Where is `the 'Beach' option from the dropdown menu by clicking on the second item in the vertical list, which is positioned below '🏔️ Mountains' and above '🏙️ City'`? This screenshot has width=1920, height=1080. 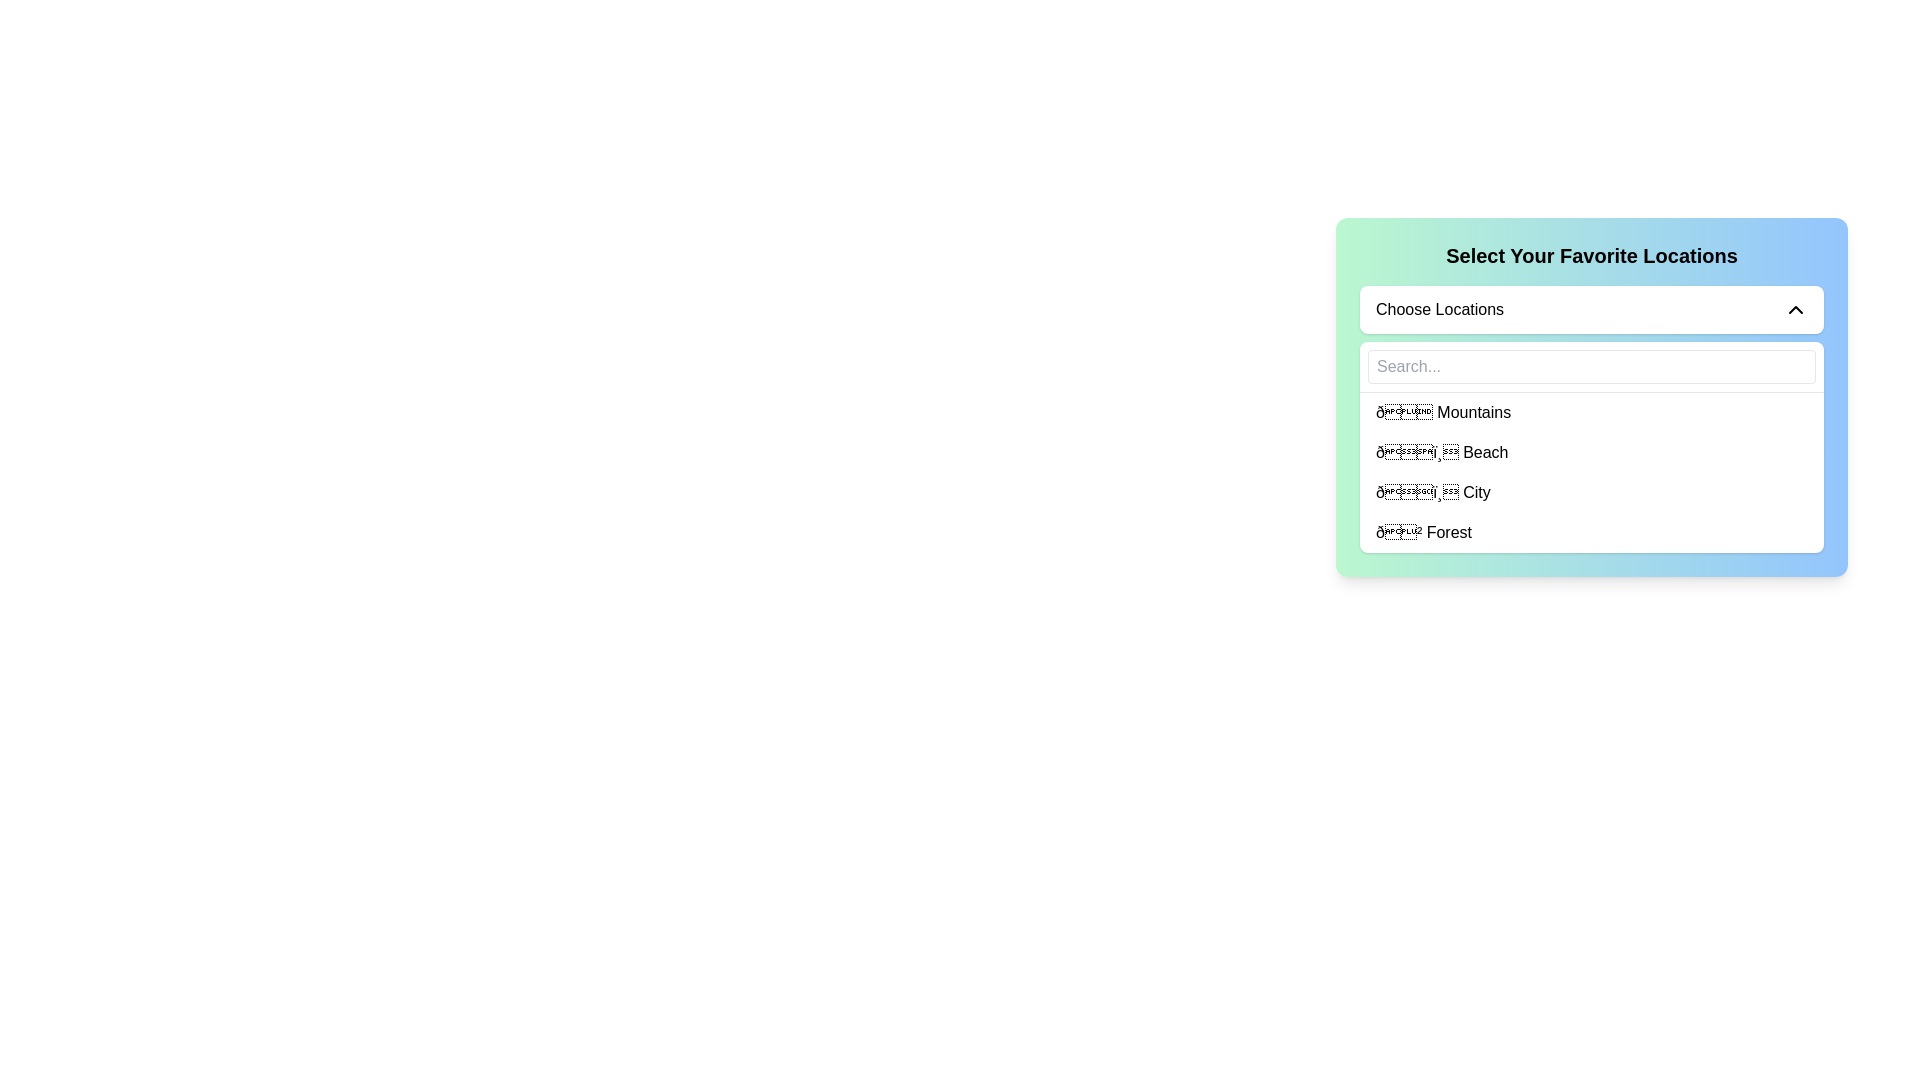 the 'Beach' option from the dropdown menu by clicking on the second item in the vertical list, which is positioned below '🏔️ Mountains' and above '🏙️ City' is located at coordinates (1591, 452).